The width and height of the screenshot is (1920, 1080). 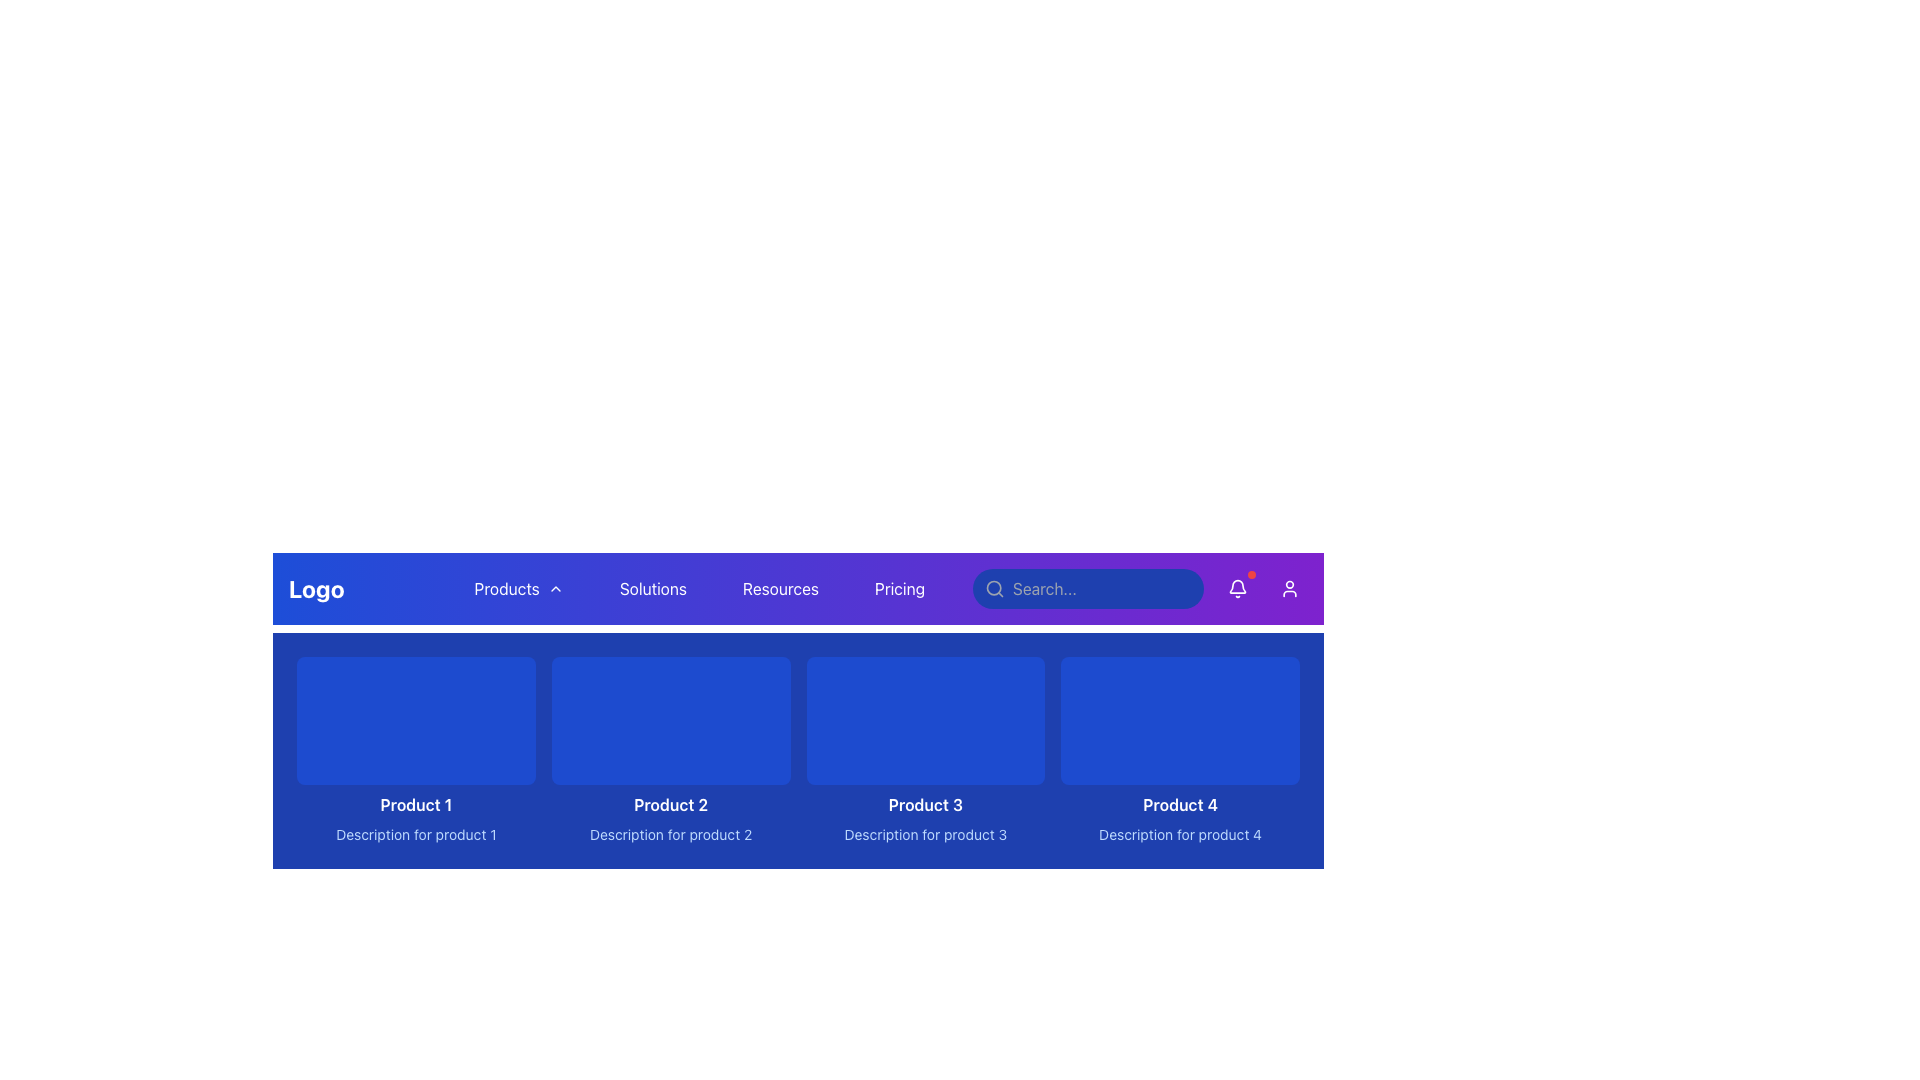 What do you see at coordinates (315, 588) in the screenshot?
I see `the bold, large-sized text element that reads 'Logo', which is displayed in white on a vibrant blue background at the top-left corner of the header section` at bounding box center [315, 588].